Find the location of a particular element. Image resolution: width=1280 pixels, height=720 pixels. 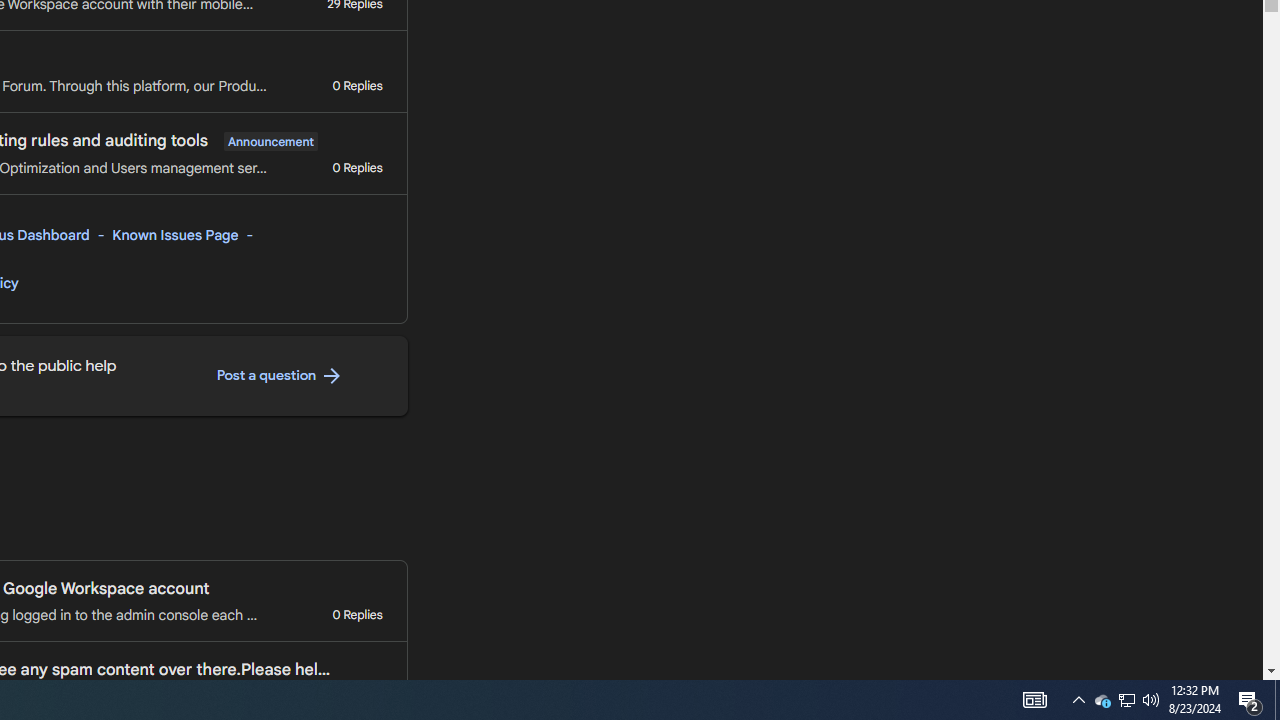

'Known Issues Page' is located at coordinates (176, 234).